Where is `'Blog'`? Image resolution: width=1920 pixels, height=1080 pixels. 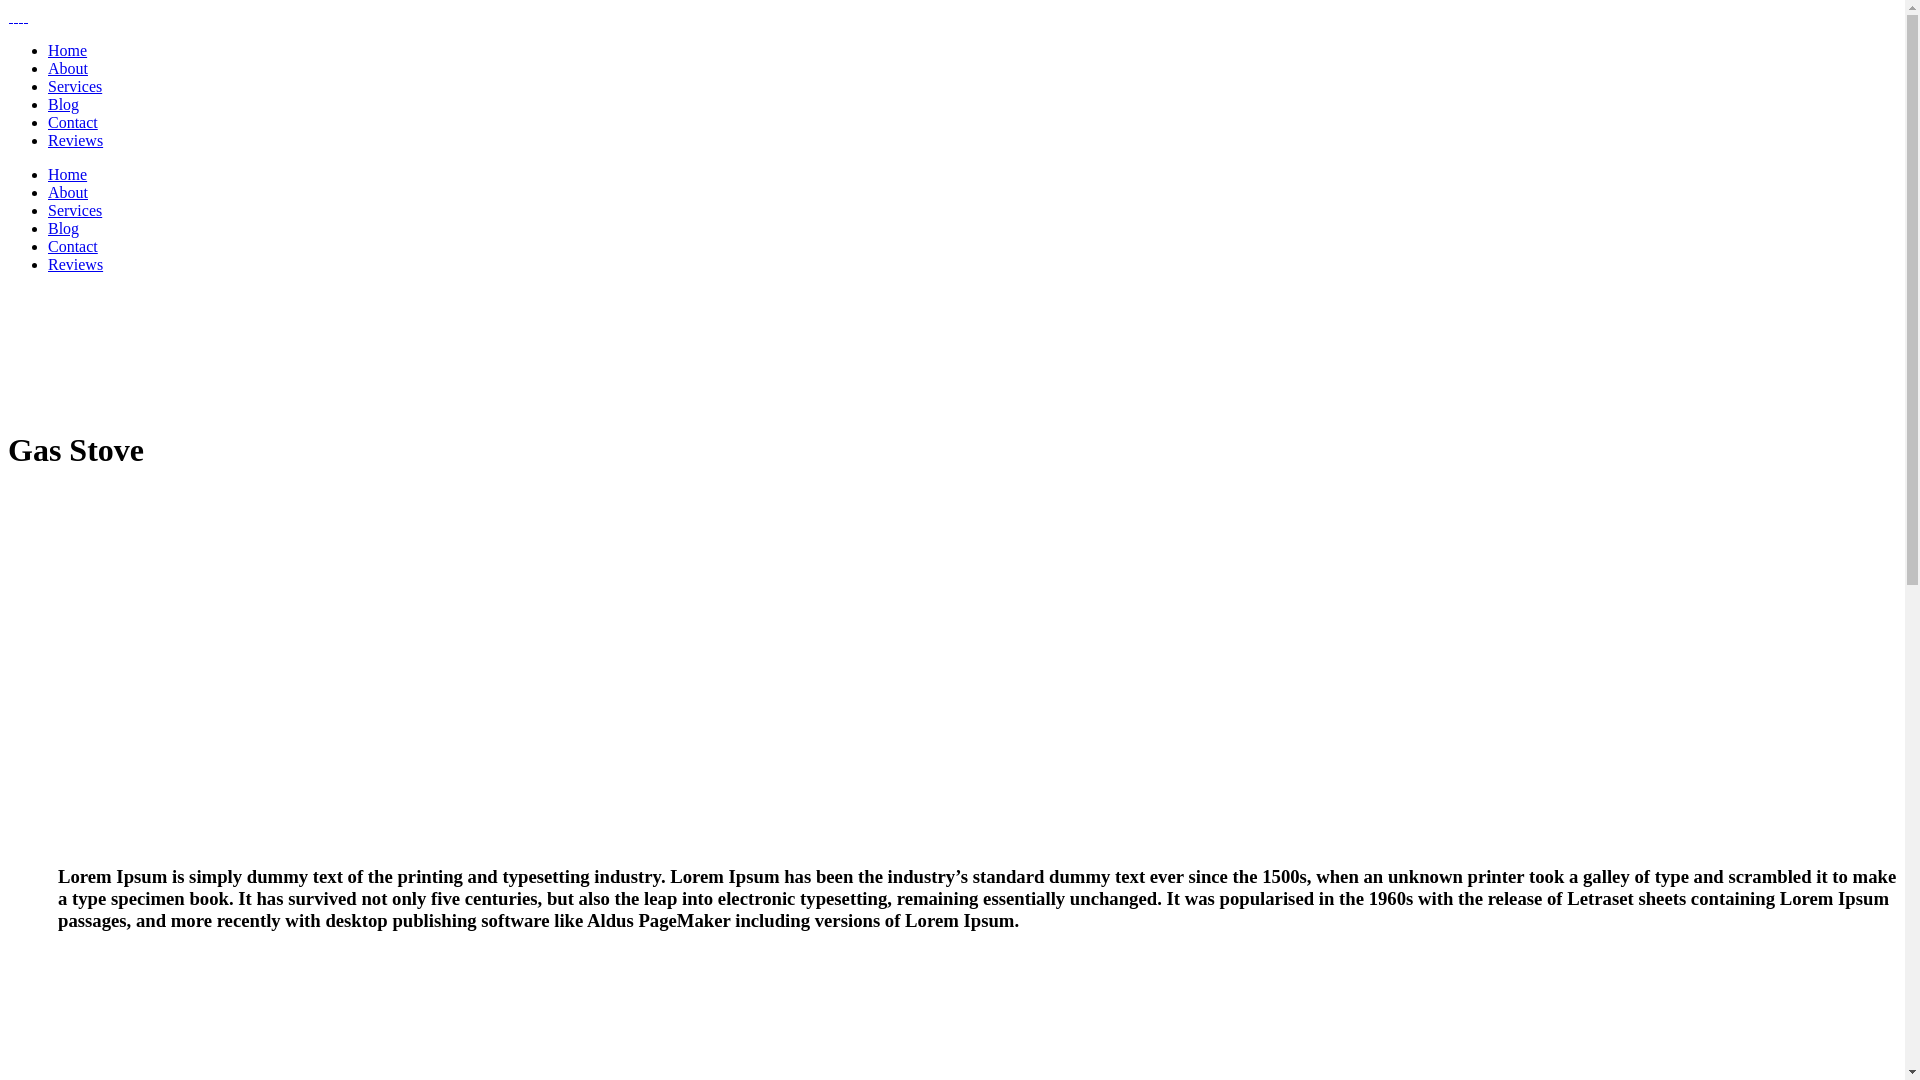 'Blog' is located at coordinates (48, 104).